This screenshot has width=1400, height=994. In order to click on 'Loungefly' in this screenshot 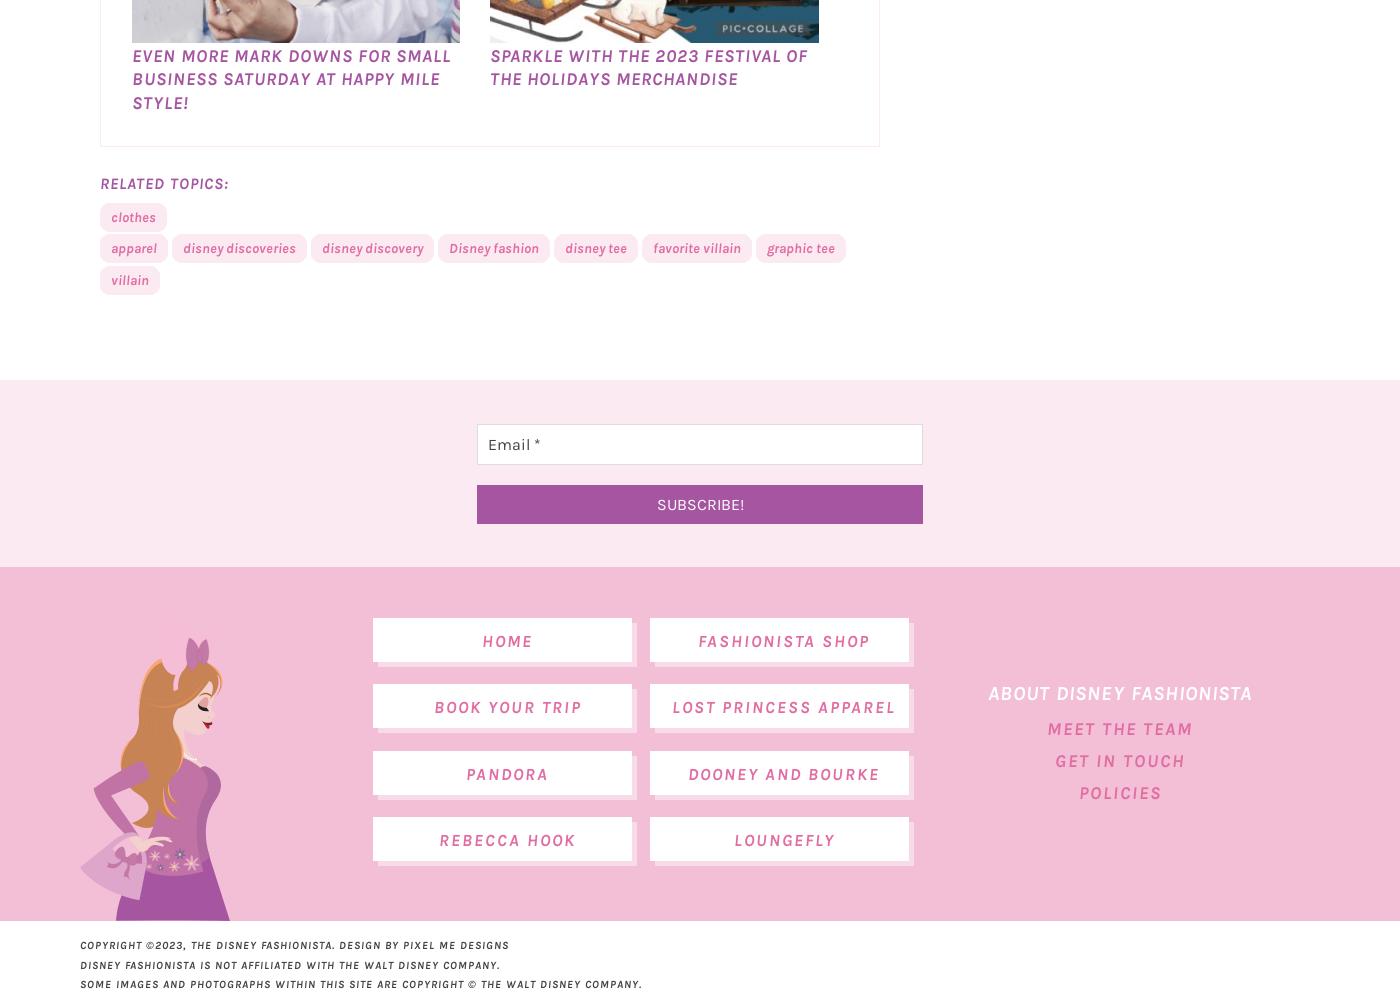, I will do `click(783, 884)`.